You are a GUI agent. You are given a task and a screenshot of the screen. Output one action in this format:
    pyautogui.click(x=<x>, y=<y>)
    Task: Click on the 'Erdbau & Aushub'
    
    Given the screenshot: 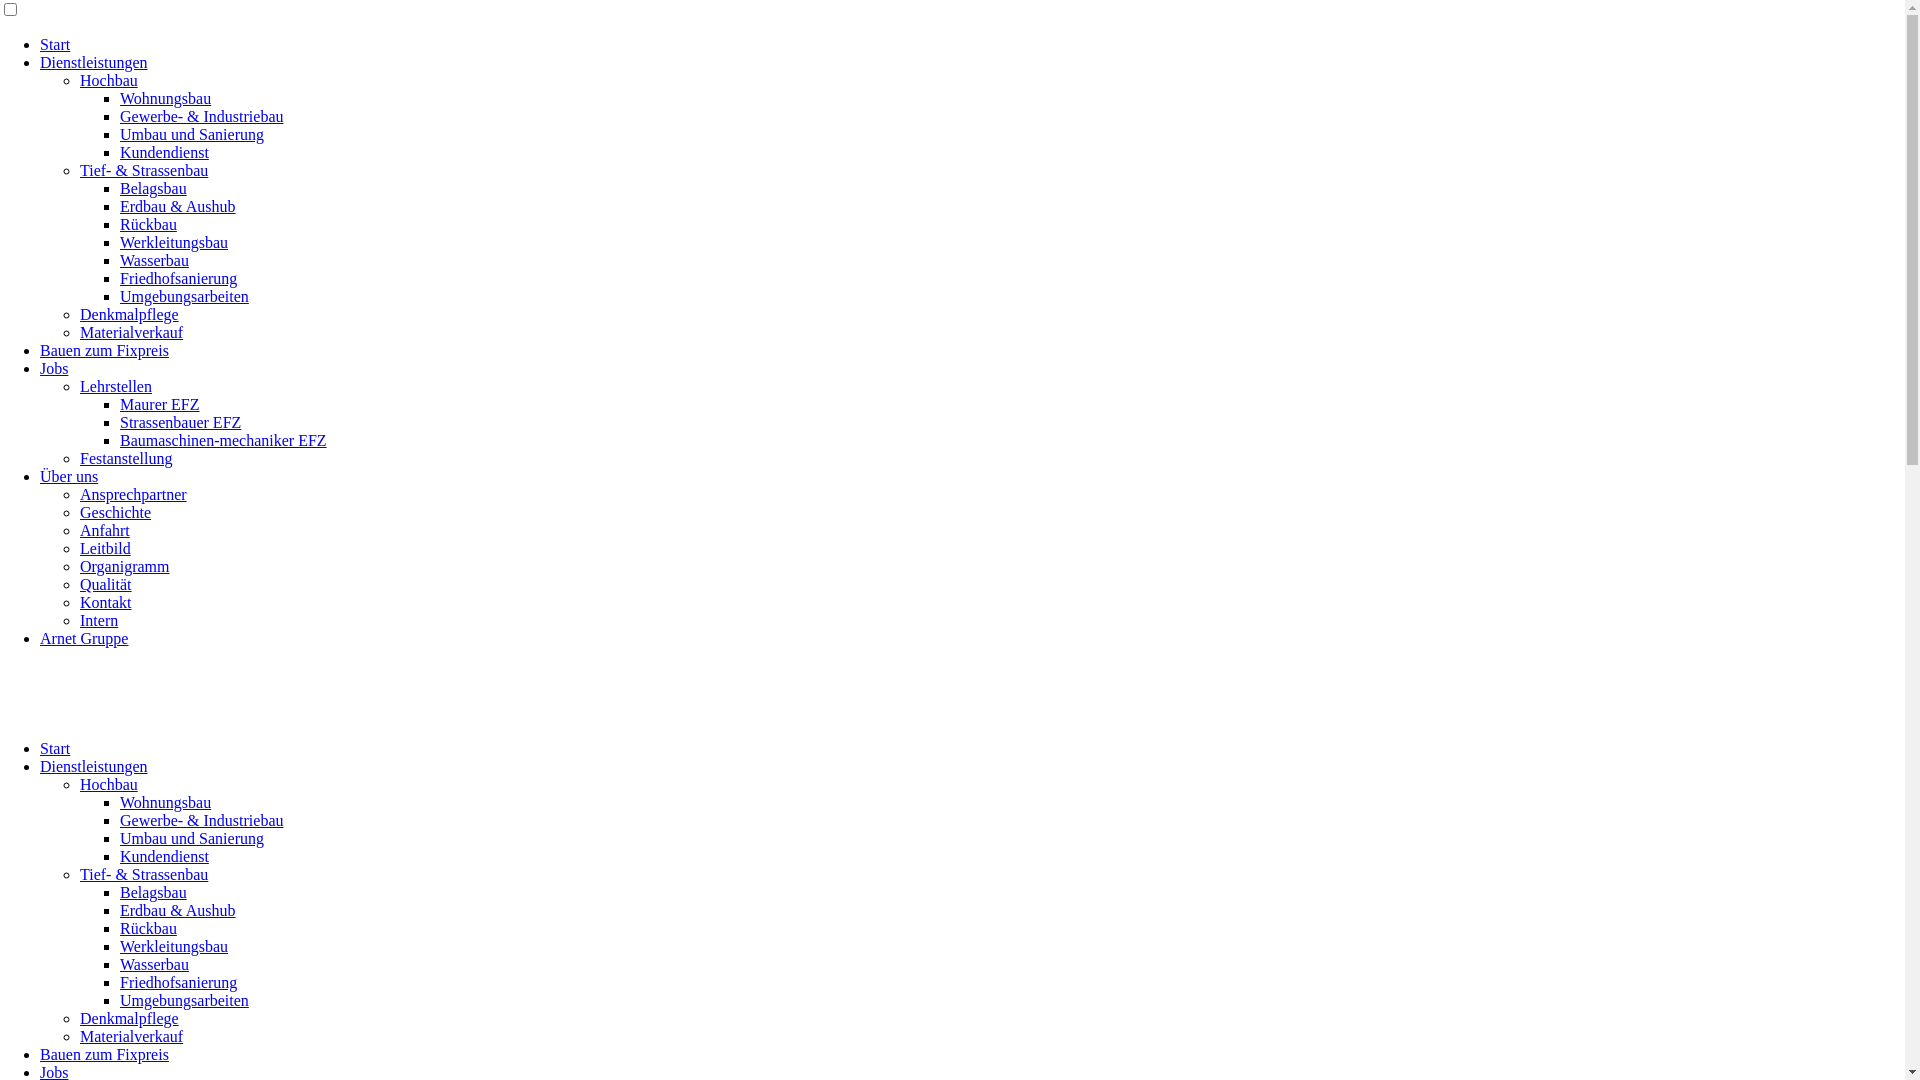 What is the action you would take?
    pyautogui.click(x=177, y=910)
    